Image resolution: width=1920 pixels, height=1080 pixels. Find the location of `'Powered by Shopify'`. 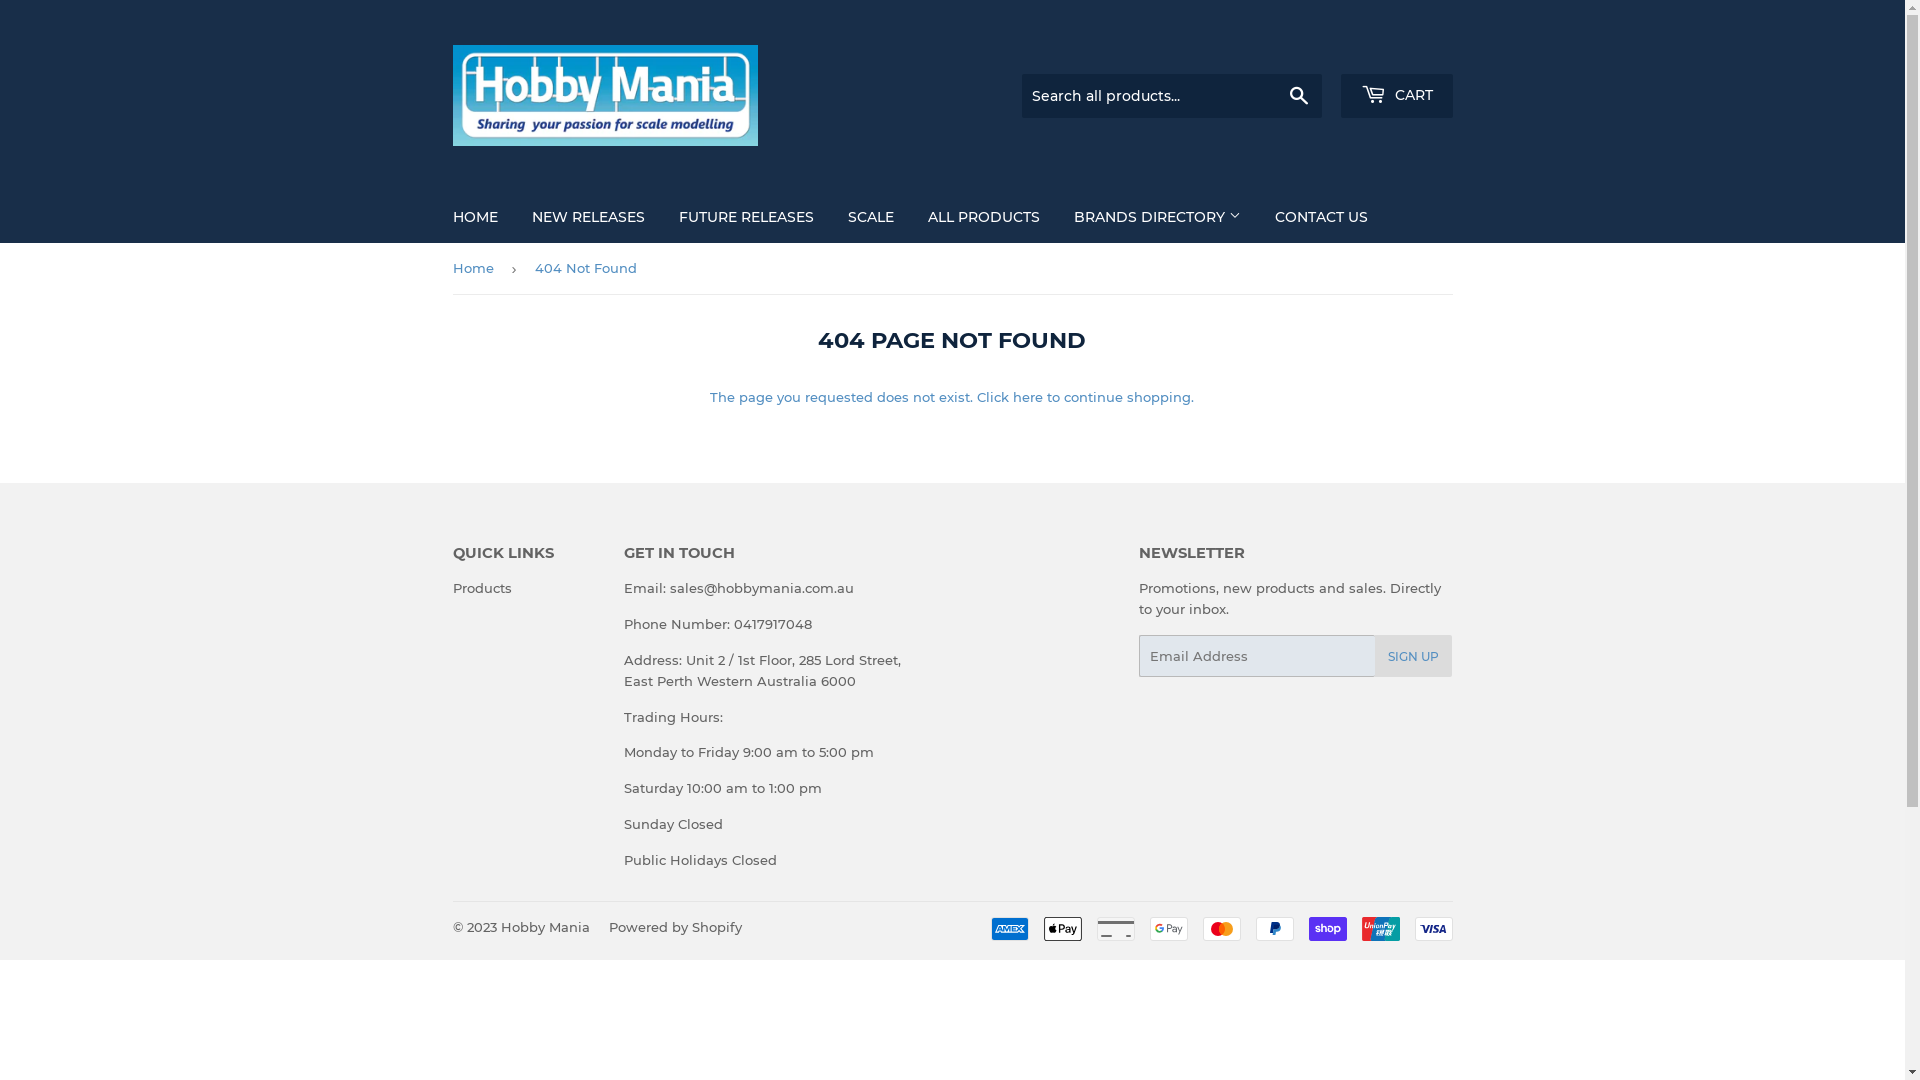

'Powered by Shopify' is located at coordinates (674, 926).